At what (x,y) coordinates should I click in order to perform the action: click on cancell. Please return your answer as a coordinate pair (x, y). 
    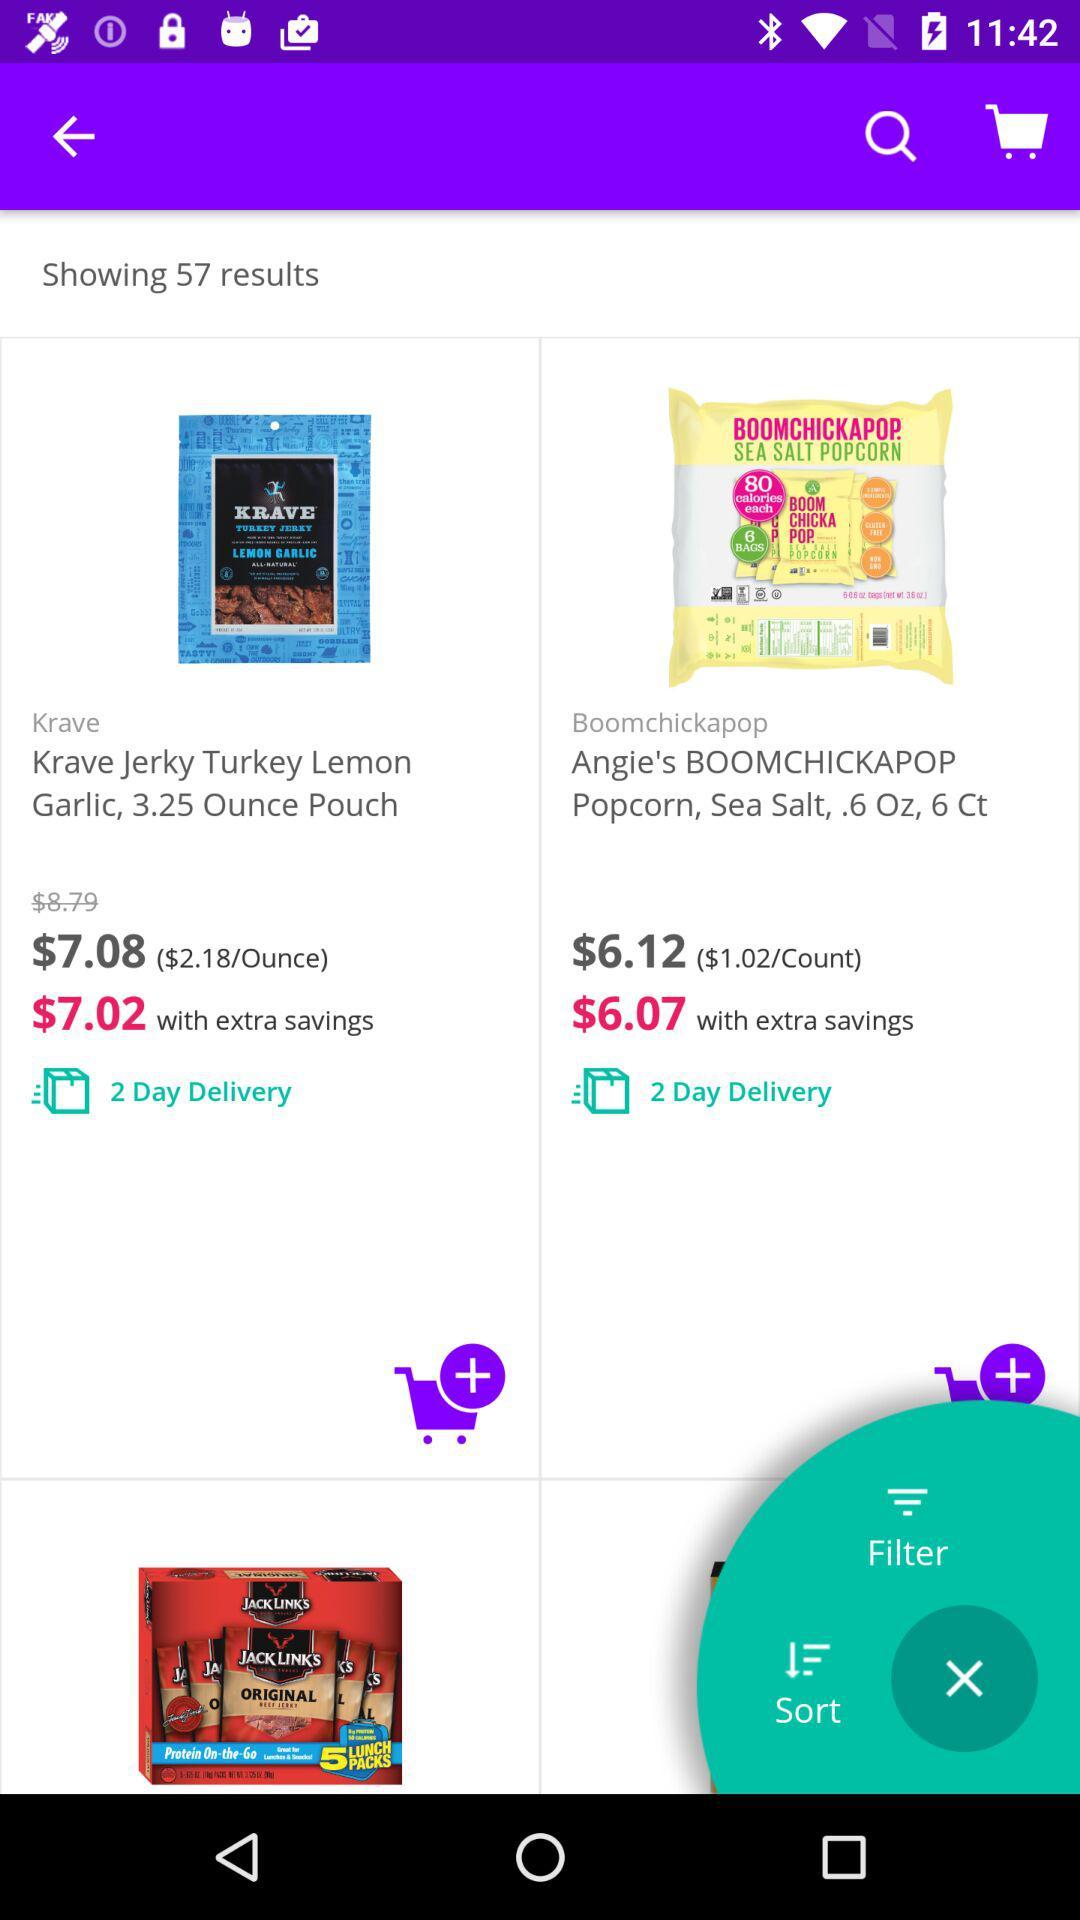
    Looking at the image, I should click on (963, 1678).